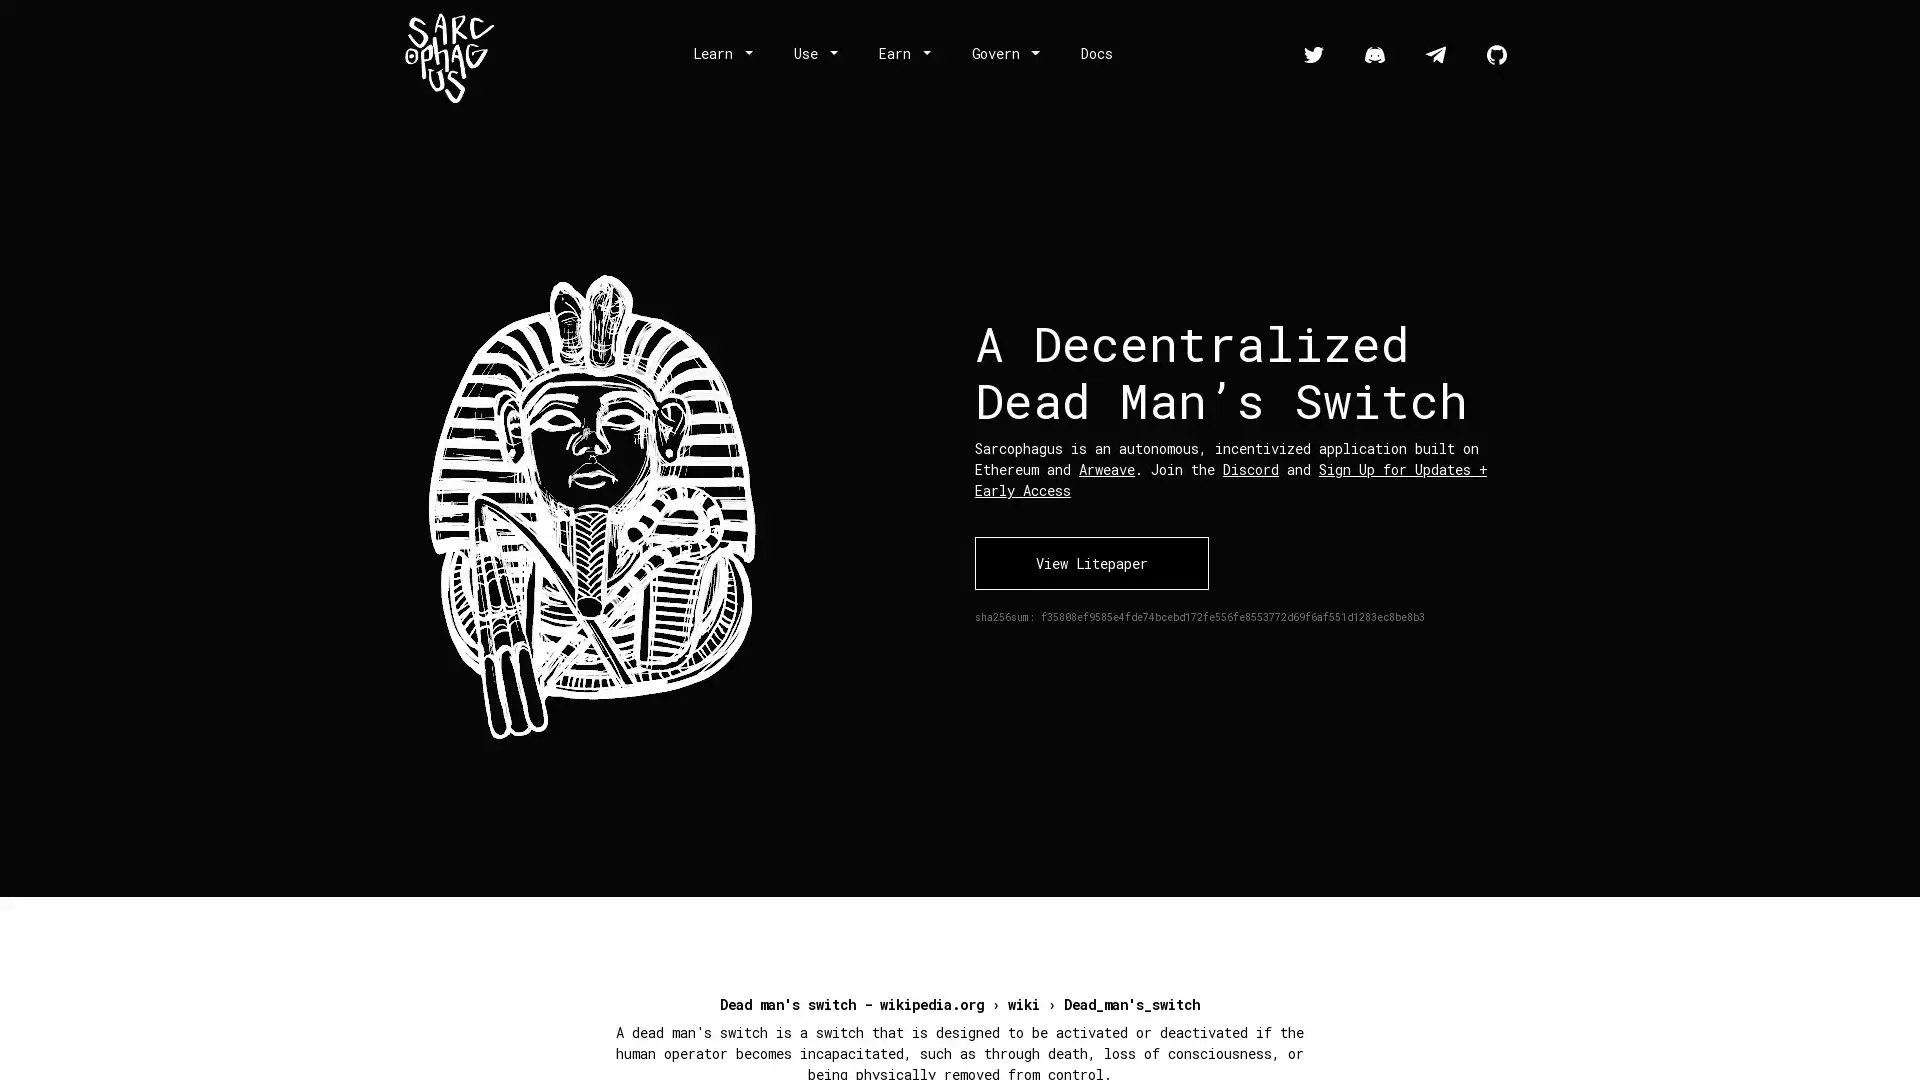 The height and width of the screenshot is (1080, 1920). Describe the element at coordinates (1090, 562) in the screenshot. I see `View Litepaper` at that location.